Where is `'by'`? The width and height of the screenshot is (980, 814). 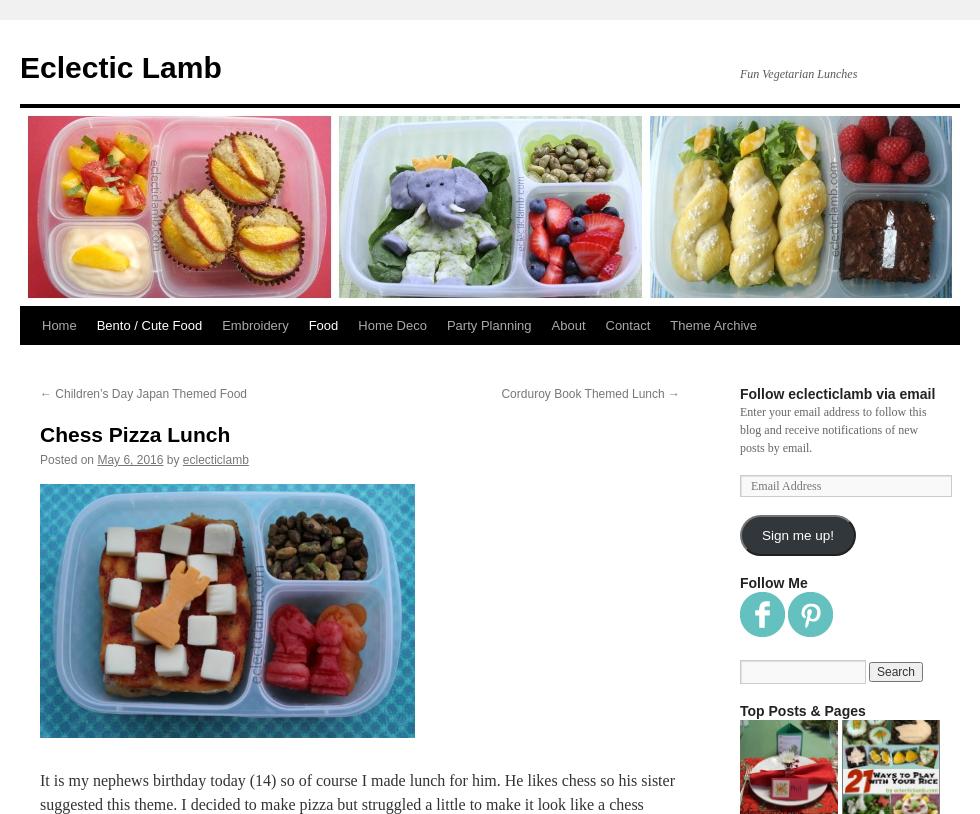
'by' is located at coordinates (172, 458).